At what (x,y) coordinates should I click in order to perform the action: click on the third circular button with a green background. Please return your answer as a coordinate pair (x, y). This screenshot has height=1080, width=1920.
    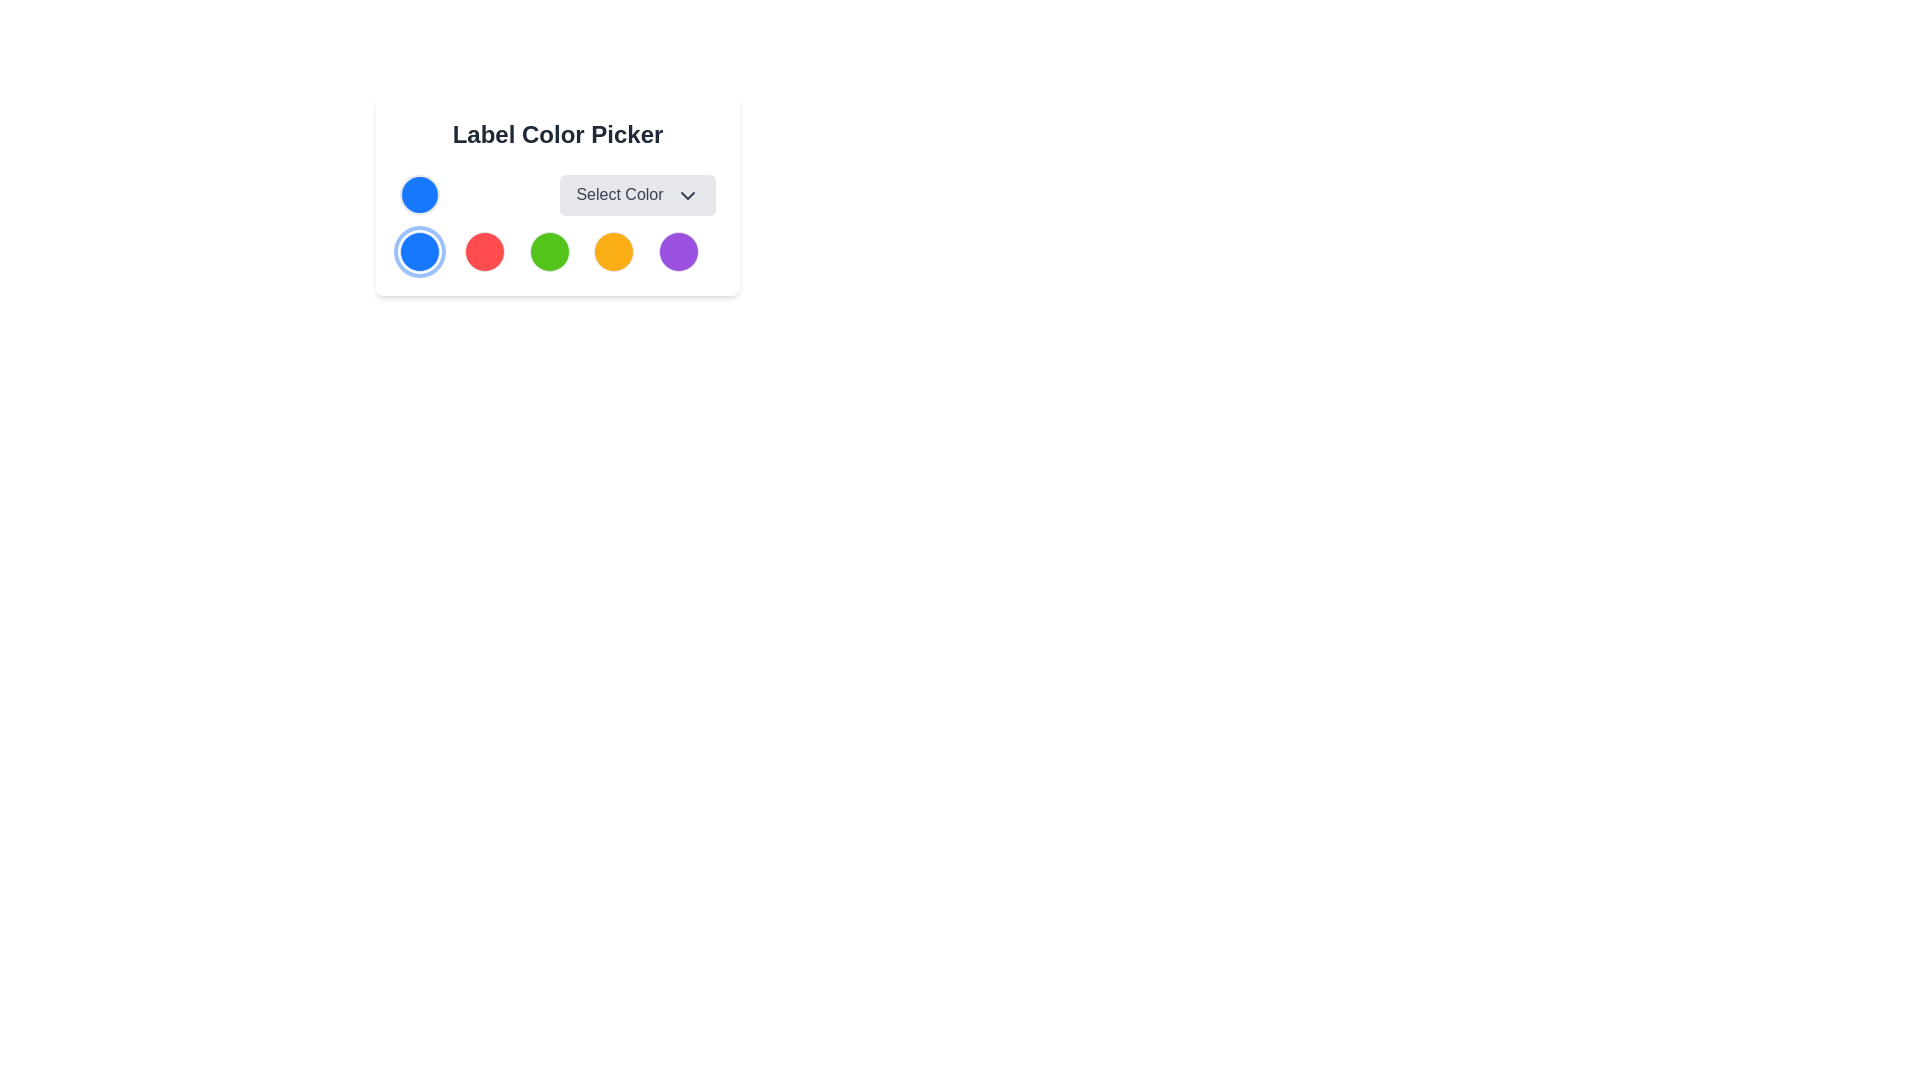
    Looking at the image, I should click on (549, 250).